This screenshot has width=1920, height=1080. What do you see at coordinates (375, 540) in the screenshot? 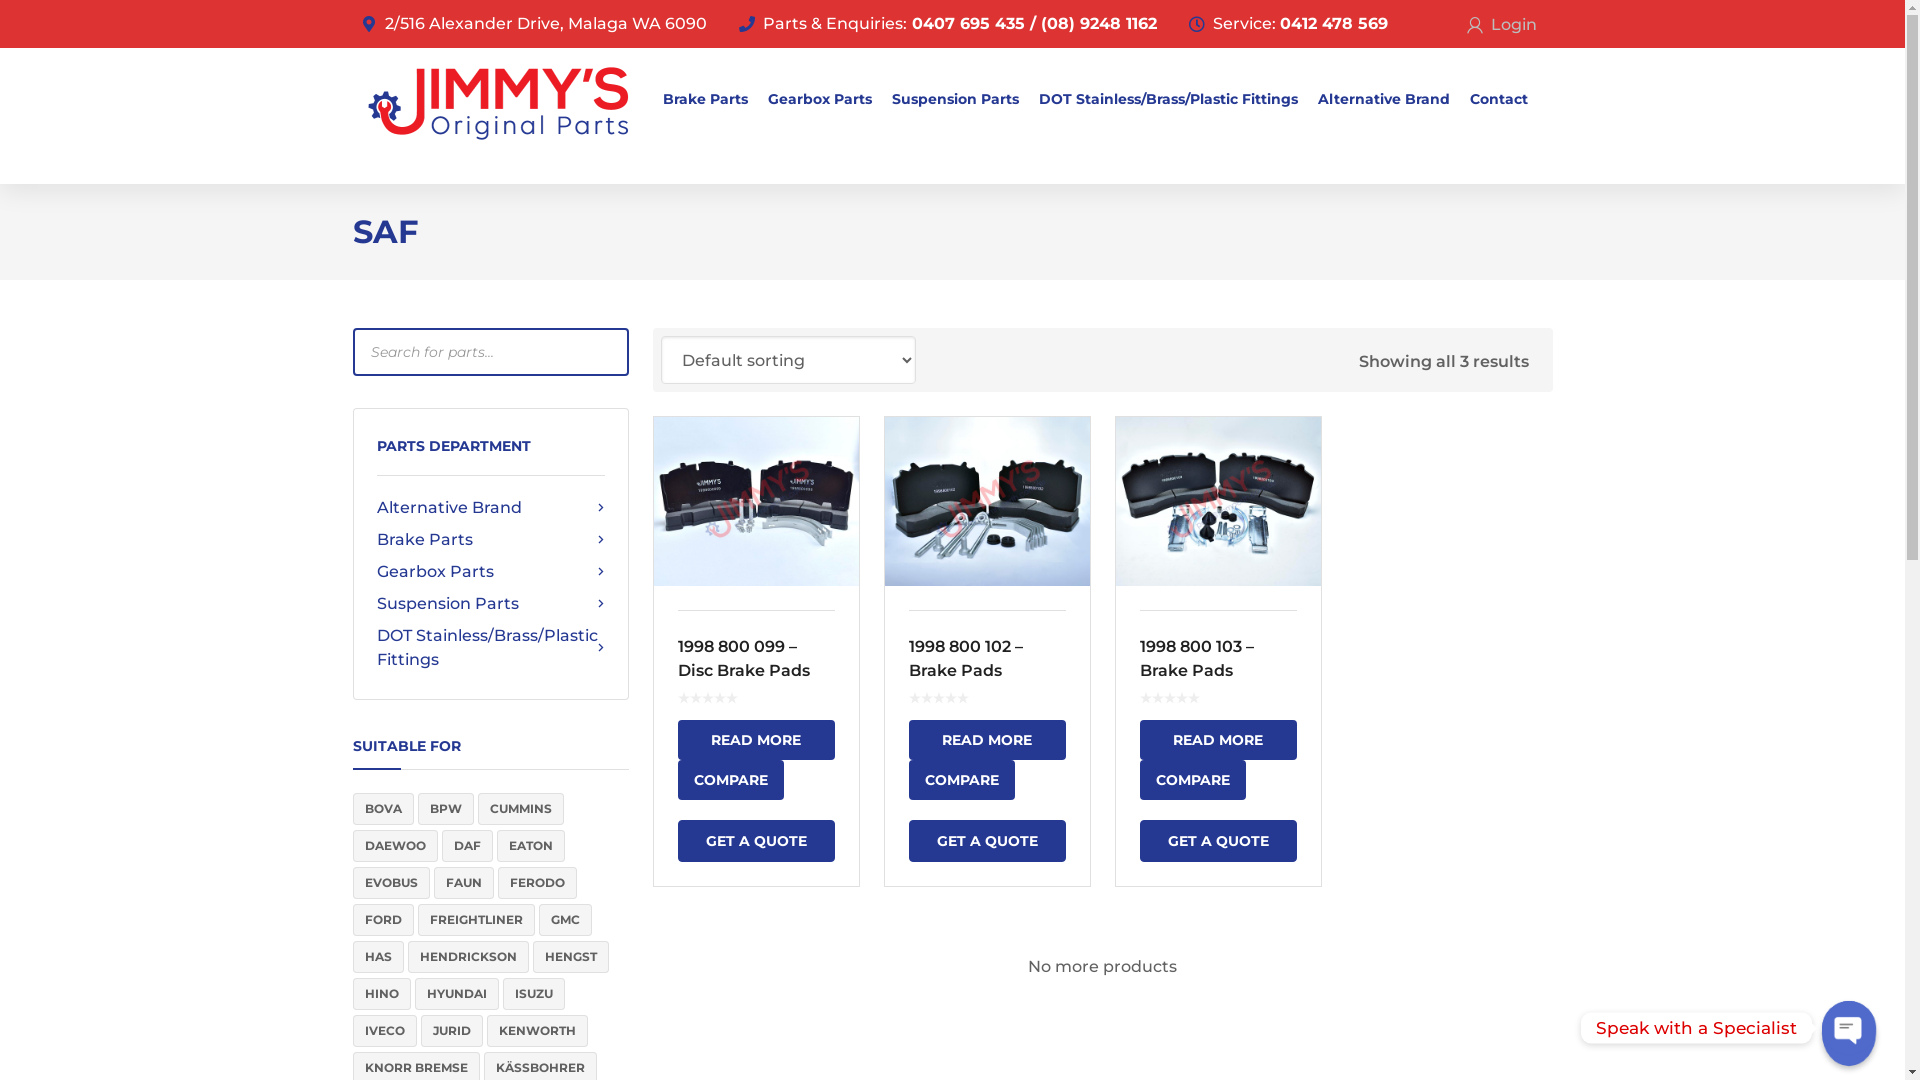
I see `'Brake Parts'` at bounding box center [375, 540].